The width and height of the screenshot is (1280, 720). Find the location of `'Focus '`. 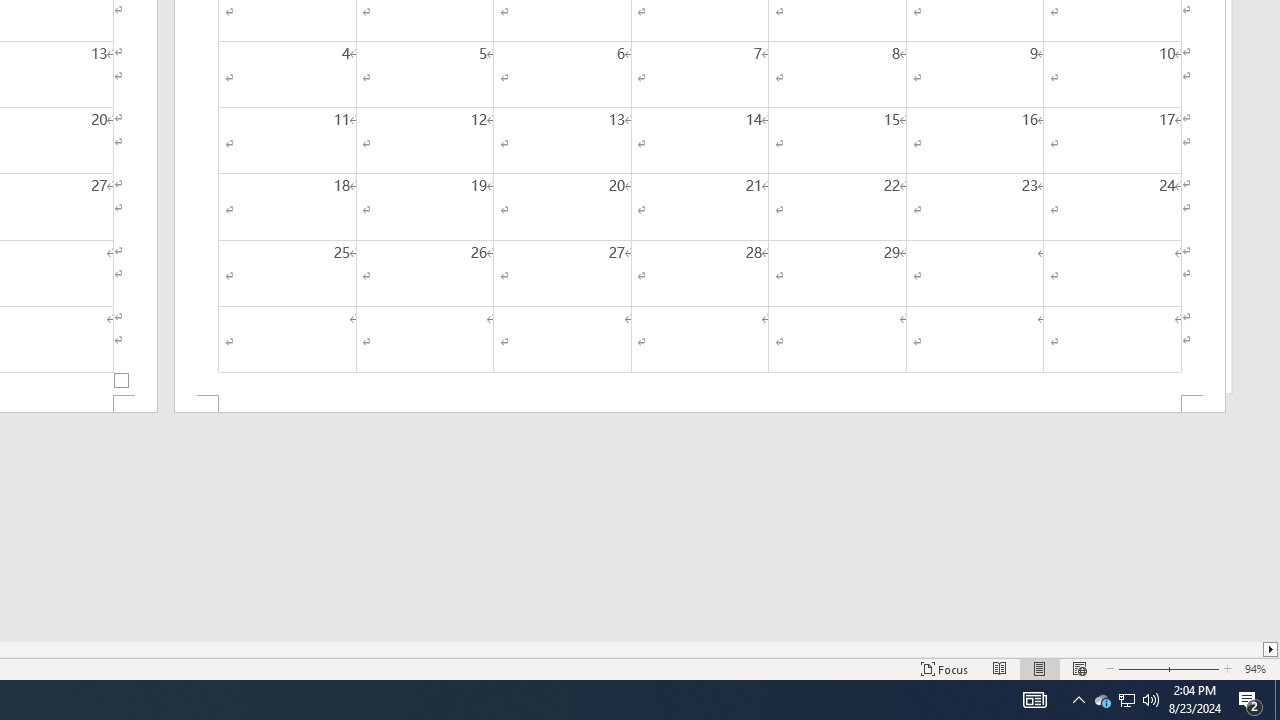

'Focus ' is located at coordinates (943, 669).